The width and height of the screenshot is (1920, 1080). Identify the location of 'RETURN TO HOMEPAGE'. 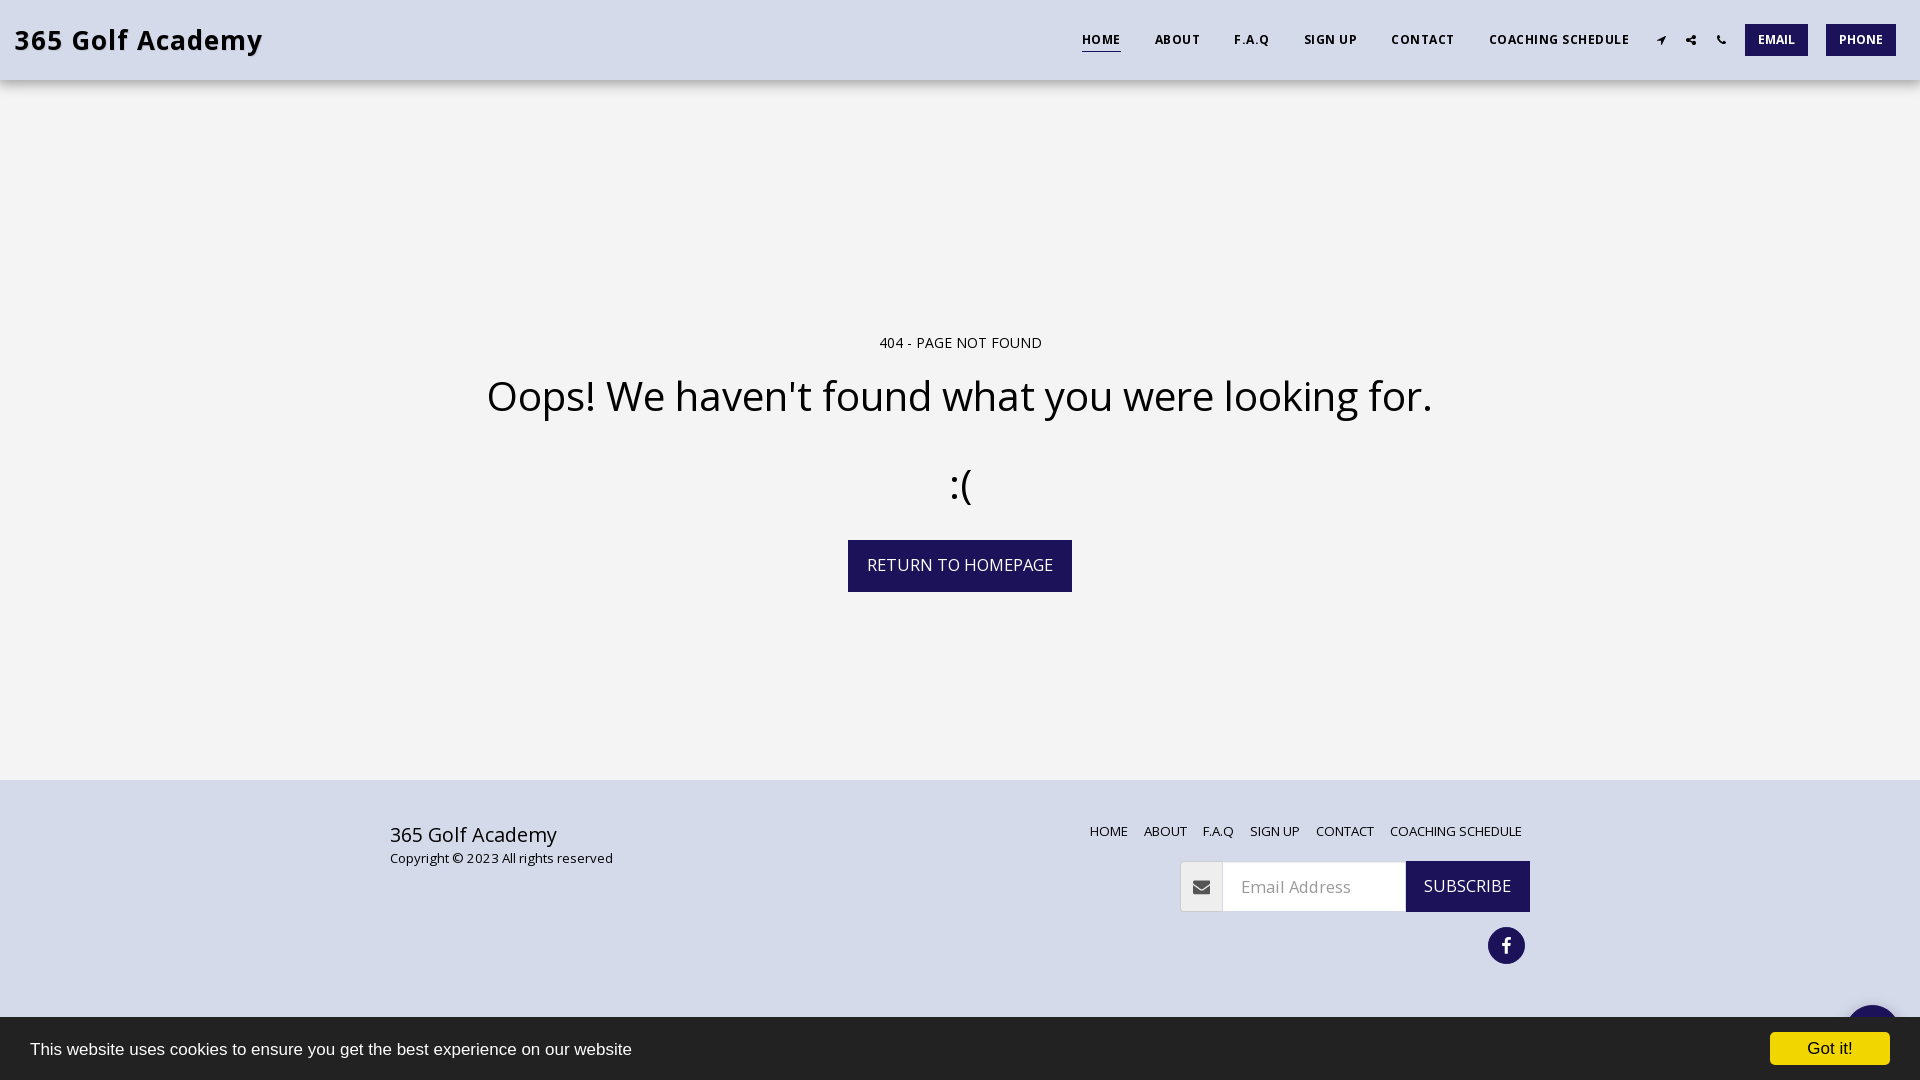
(960, 566).